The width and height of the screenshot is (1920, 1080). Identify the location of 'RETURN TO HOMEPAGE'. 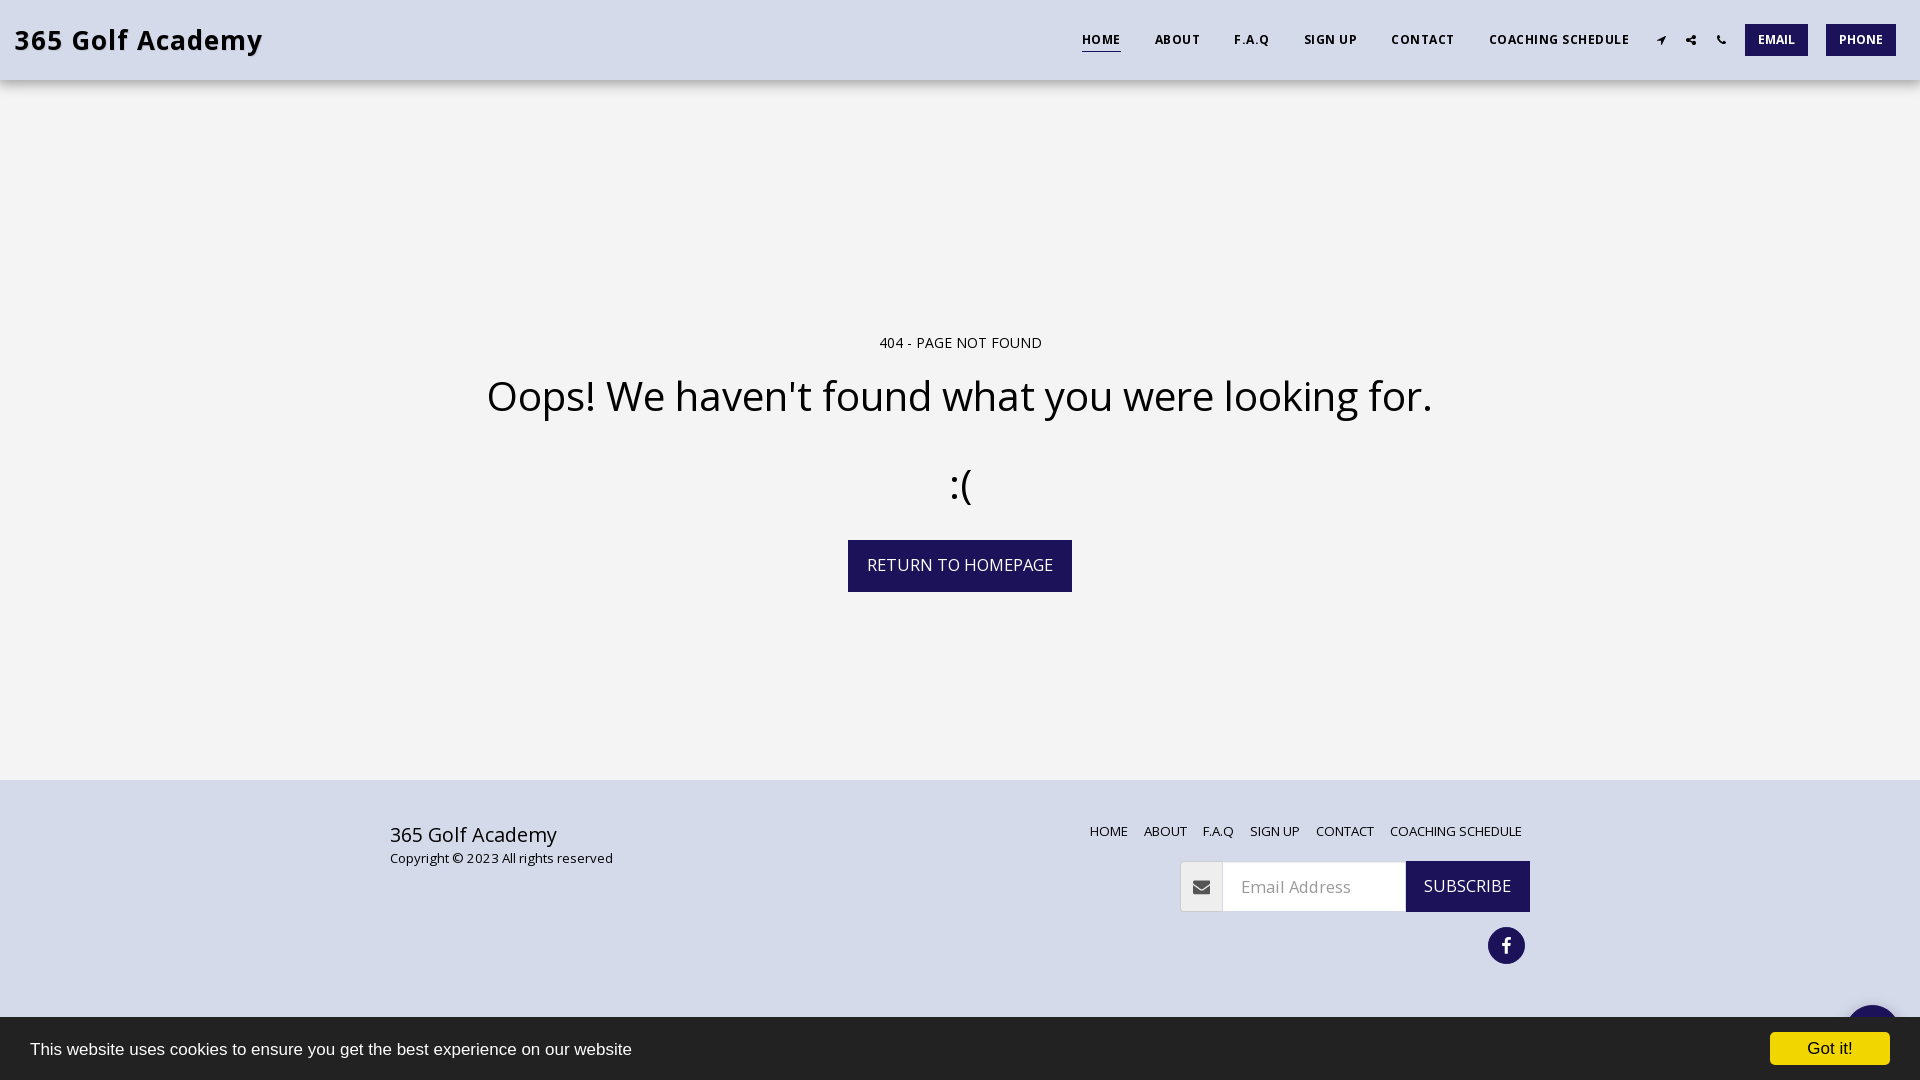
(960, 566).